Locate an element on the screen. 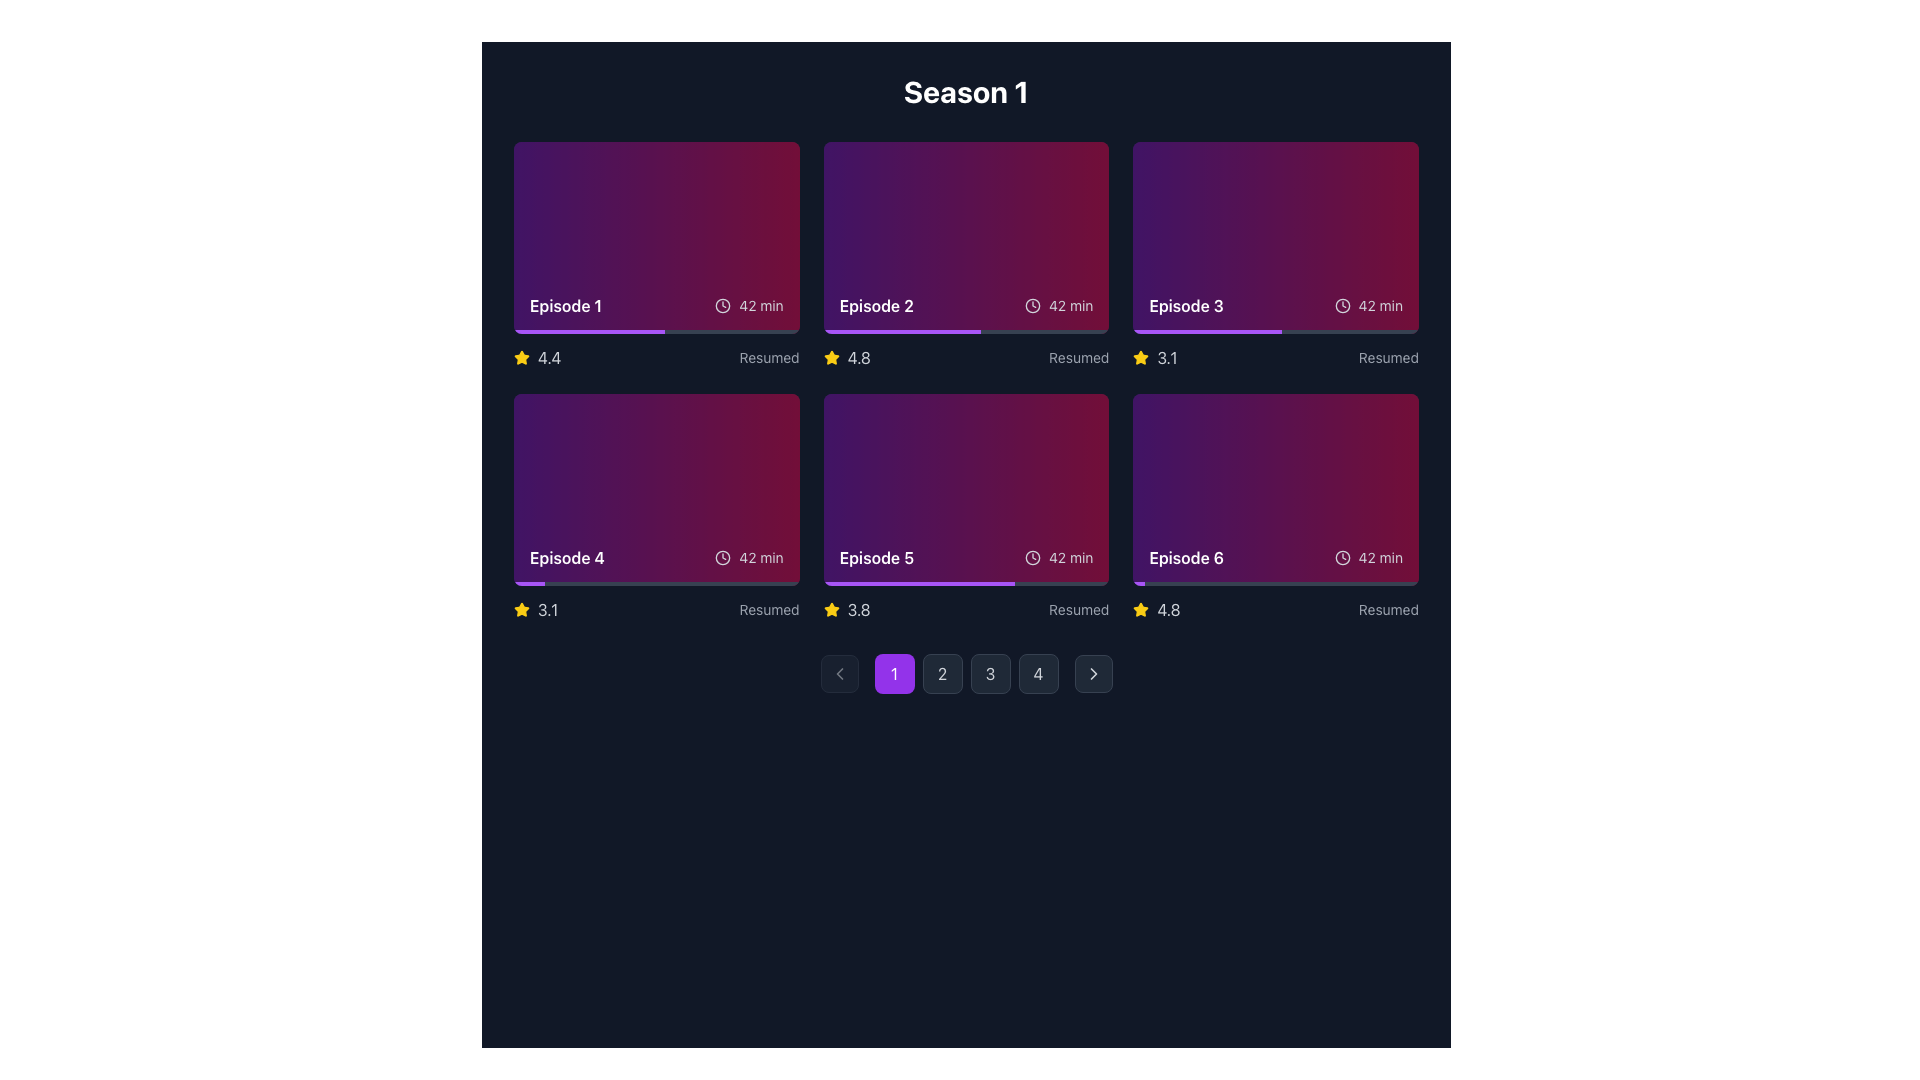 This screenshot has height=1080, width=1920. text from the duration label beside the 'Episode 3' text label located in the top right of the Episode 3 tile is located at coordinates (1367, 305).